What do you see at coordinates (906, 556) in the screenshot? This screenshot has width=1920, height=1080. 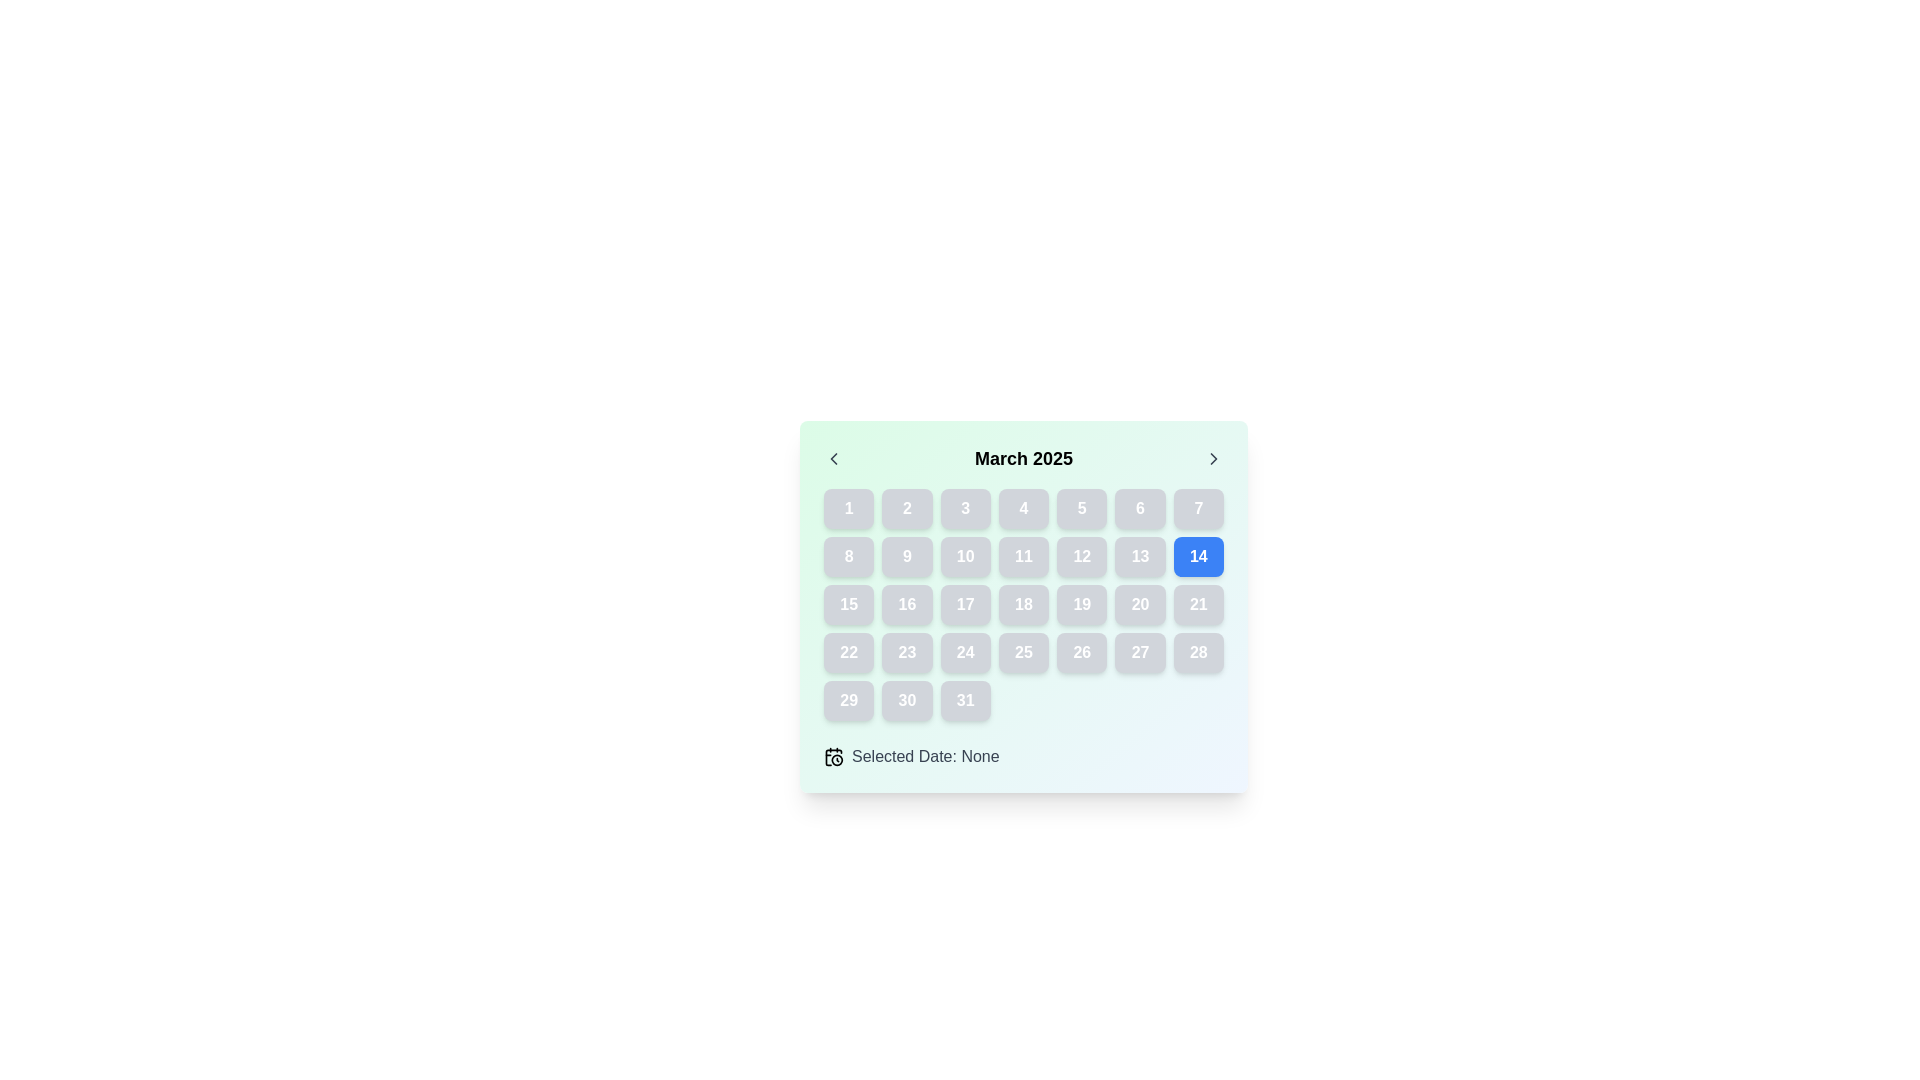 I see `the calendar day button located in the second row and second column to trigger its hover state` at bounding box center [906, 556].